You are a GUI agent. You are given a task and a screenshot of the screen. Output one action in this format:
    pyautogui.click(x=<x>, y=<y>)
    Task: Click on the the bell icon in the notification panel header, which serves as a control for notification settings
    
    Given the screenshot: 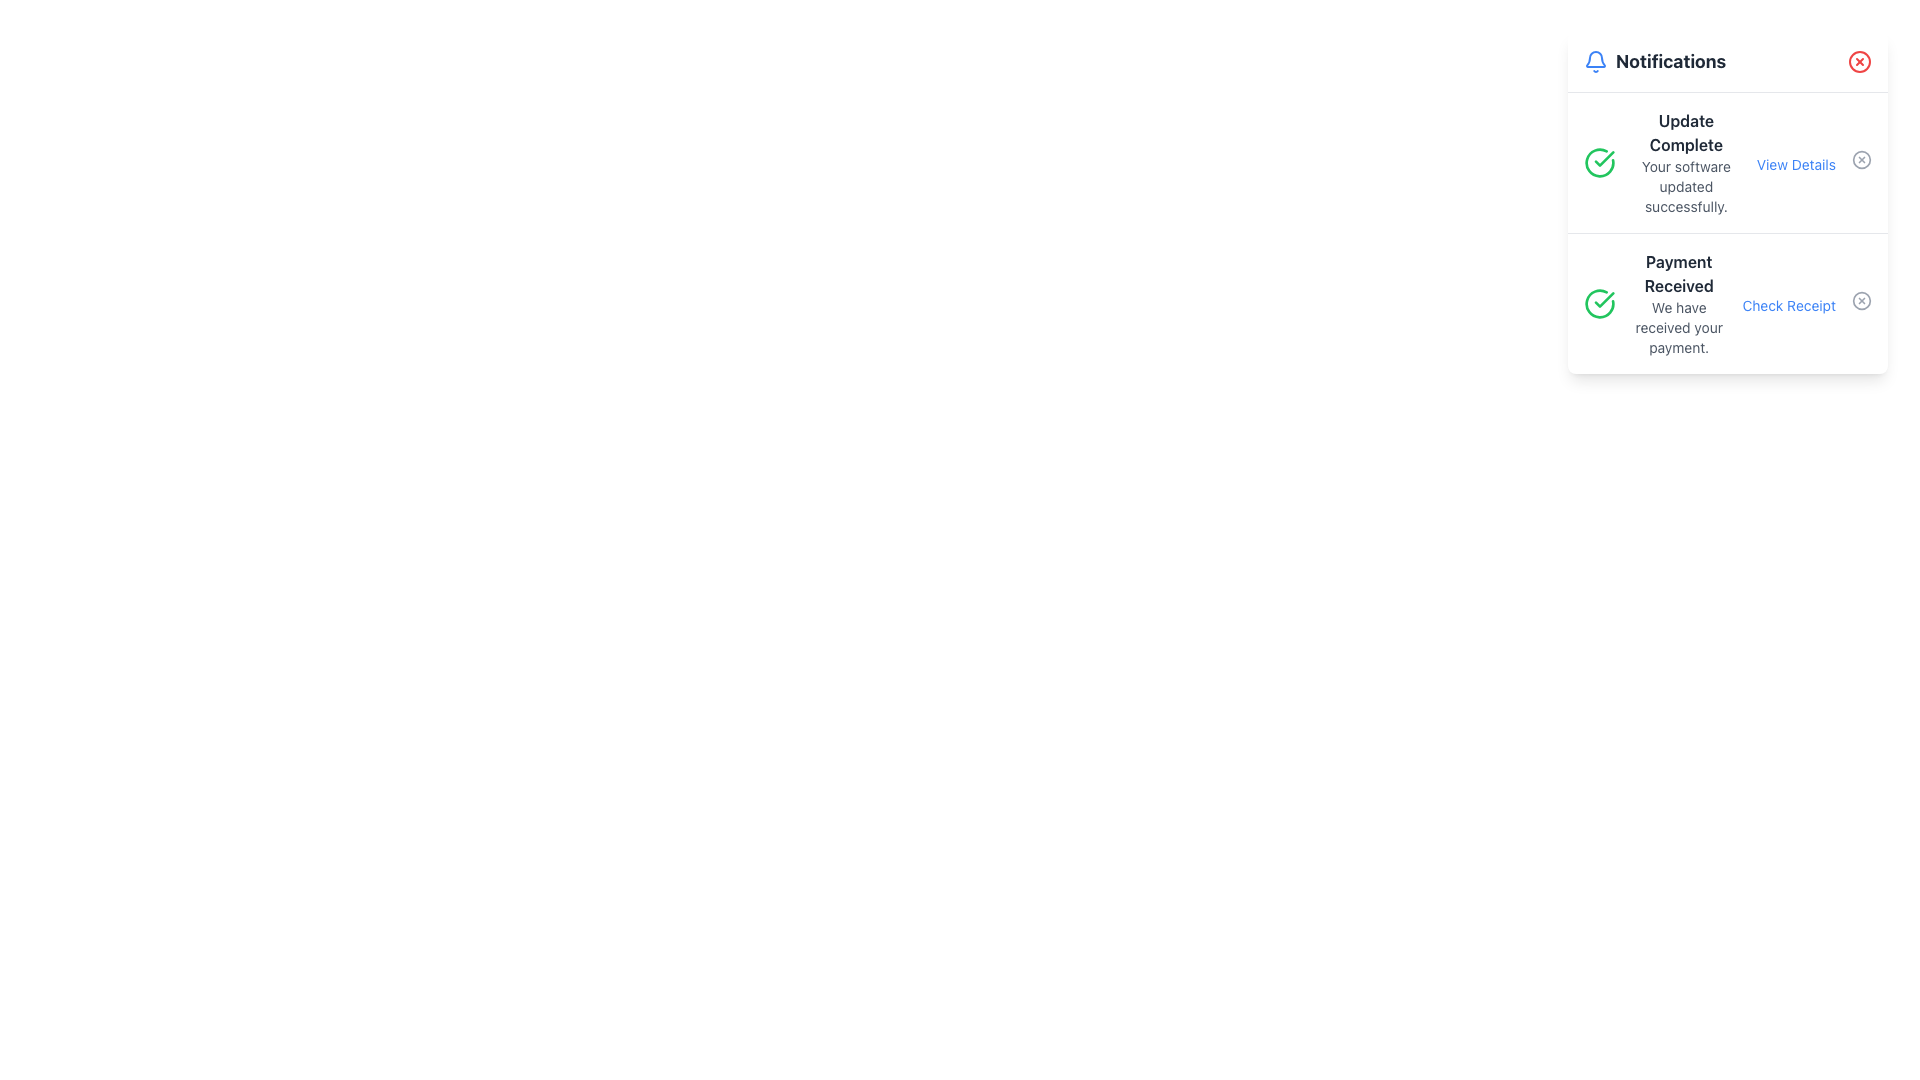 What is the action you would take?
    pyautogui.click(x=1595, y=58)
    